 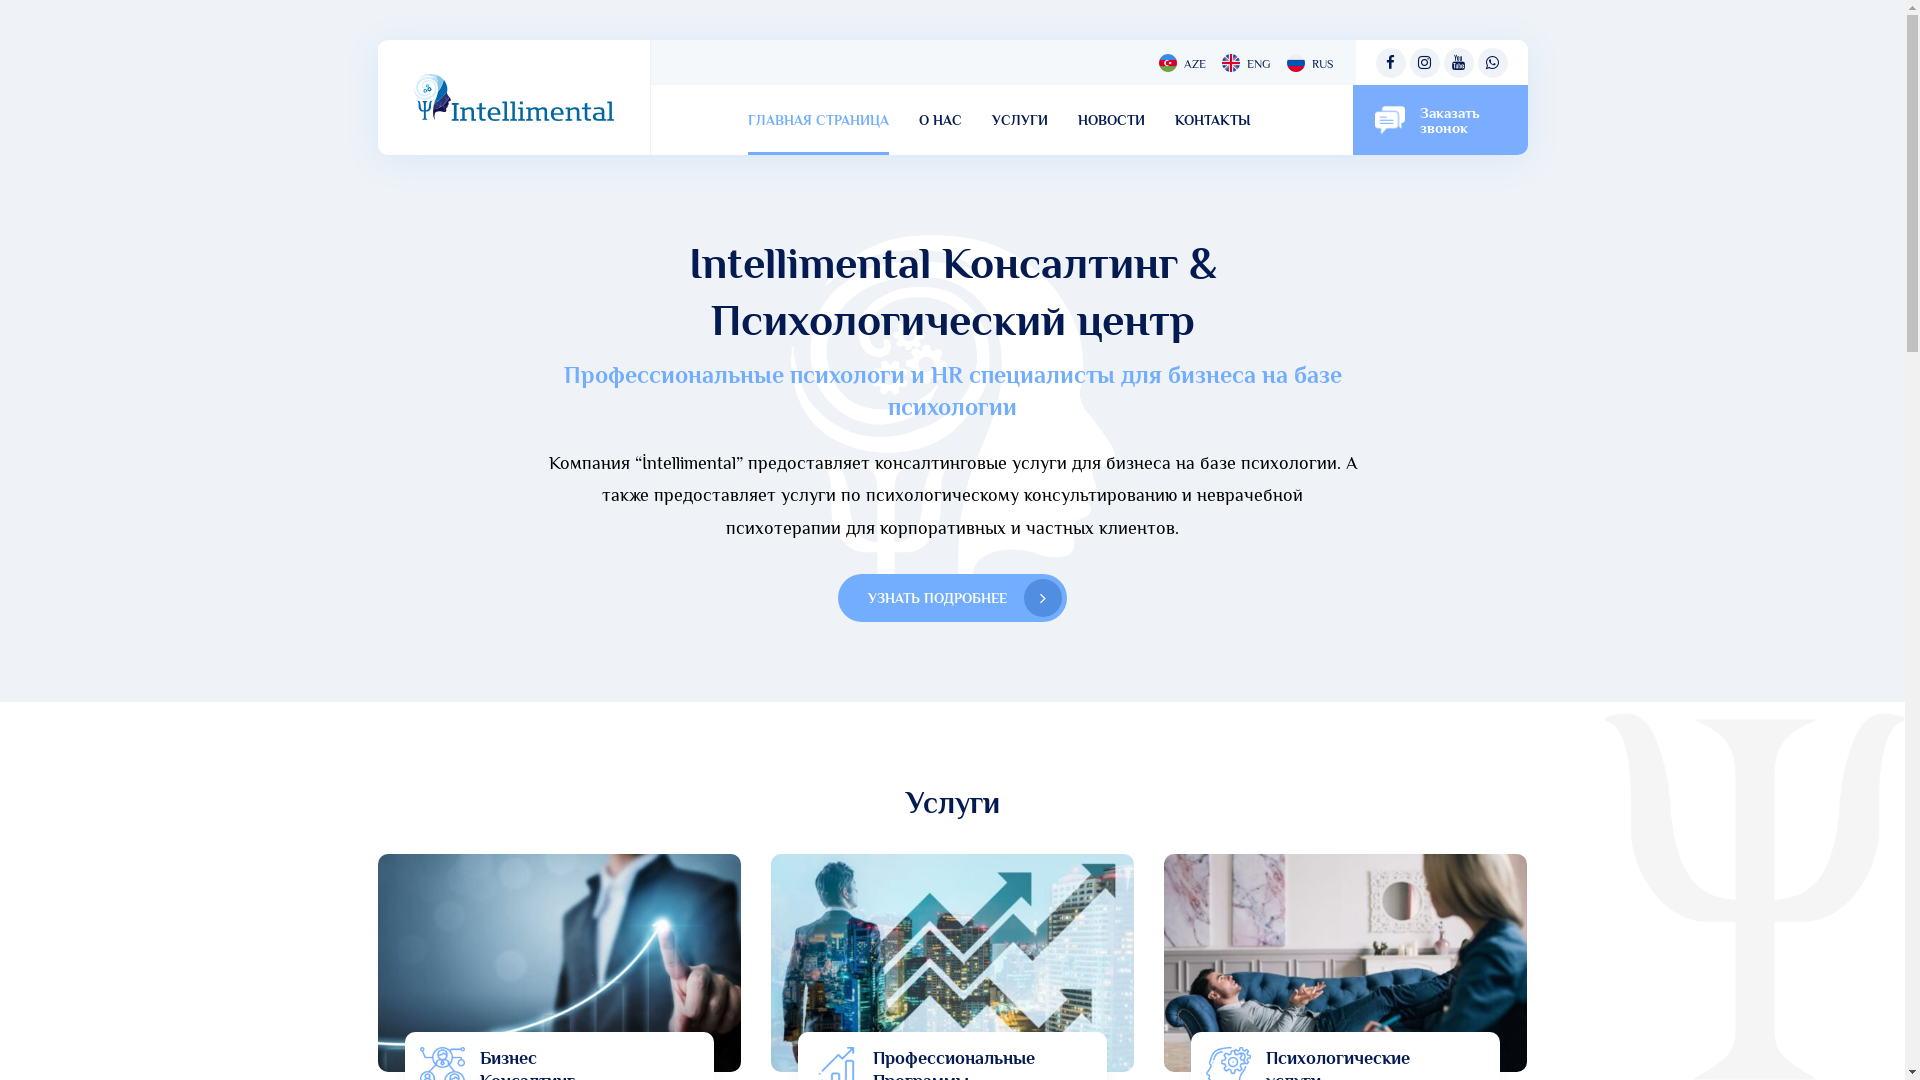 I want to click on 'AZE', so click(x=1157, y=61).